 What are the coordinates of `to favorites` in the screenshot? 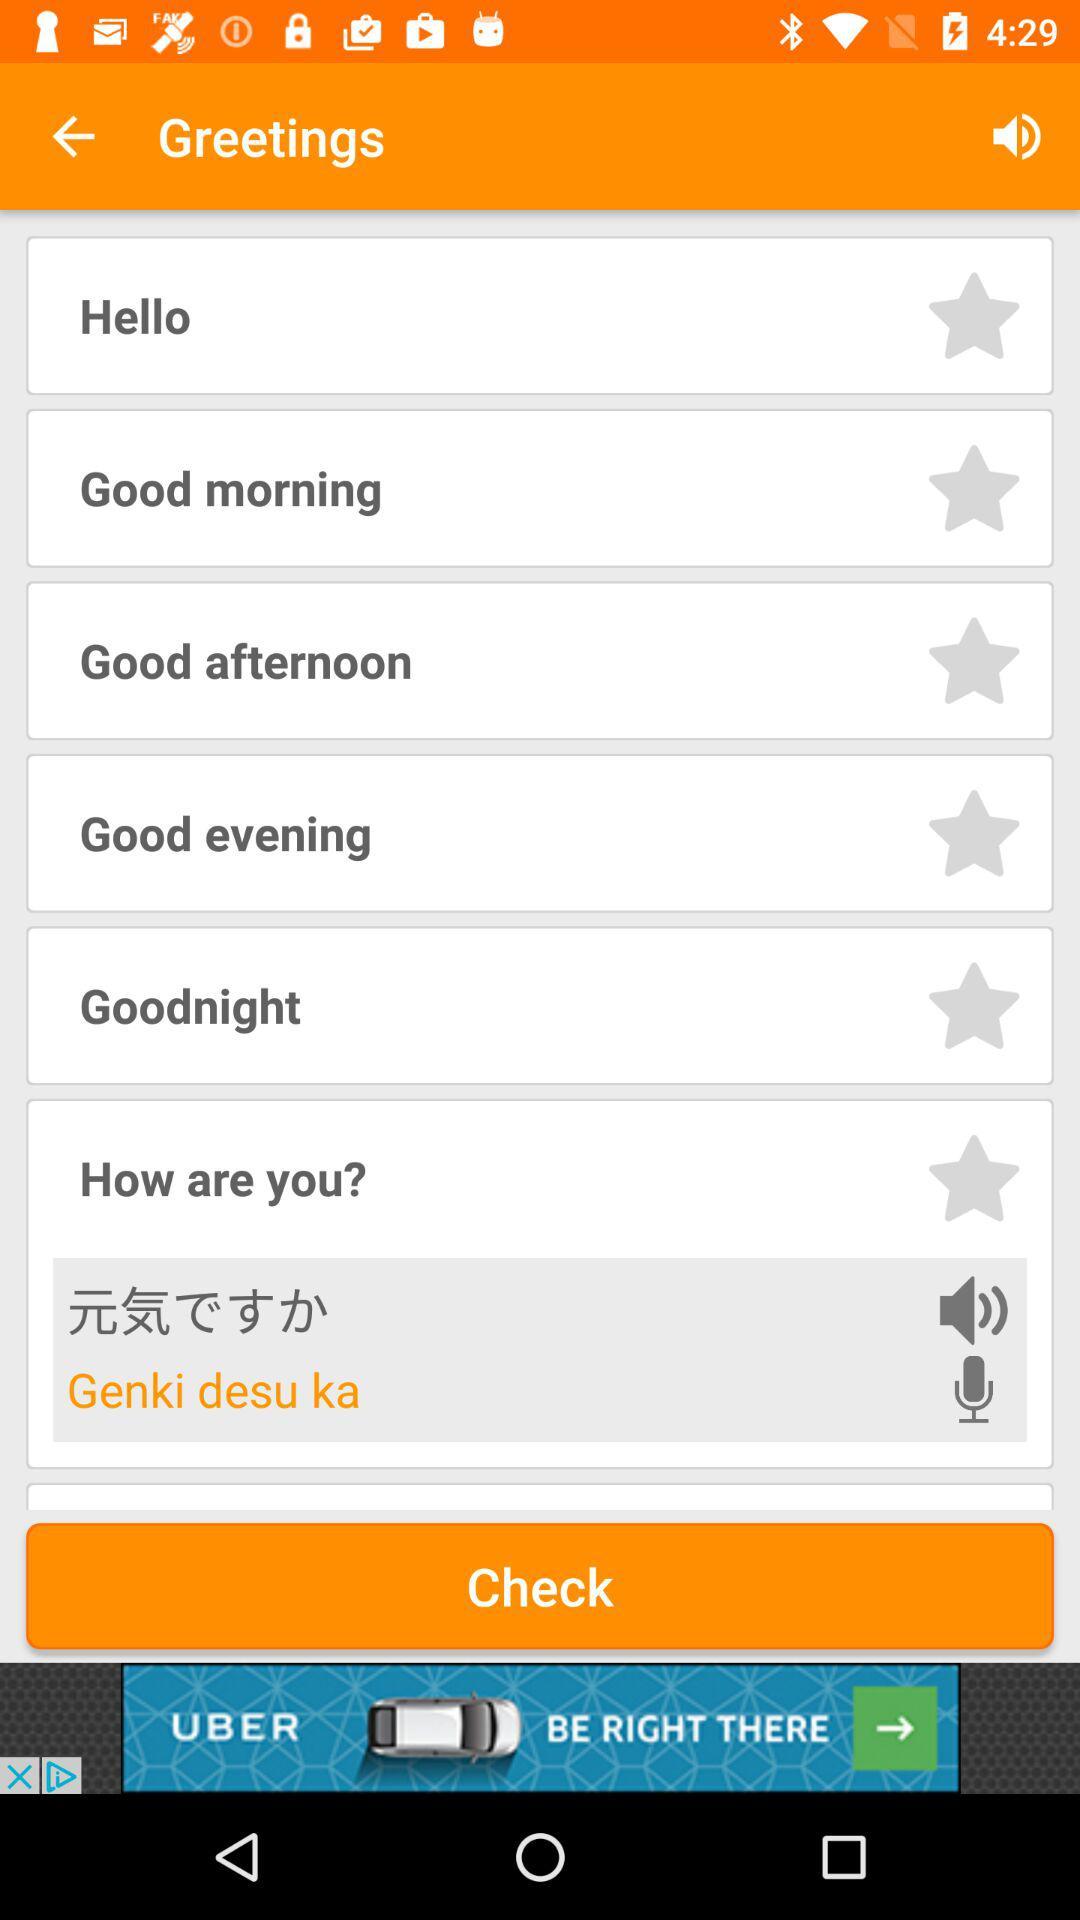 It's located at (973, 488).